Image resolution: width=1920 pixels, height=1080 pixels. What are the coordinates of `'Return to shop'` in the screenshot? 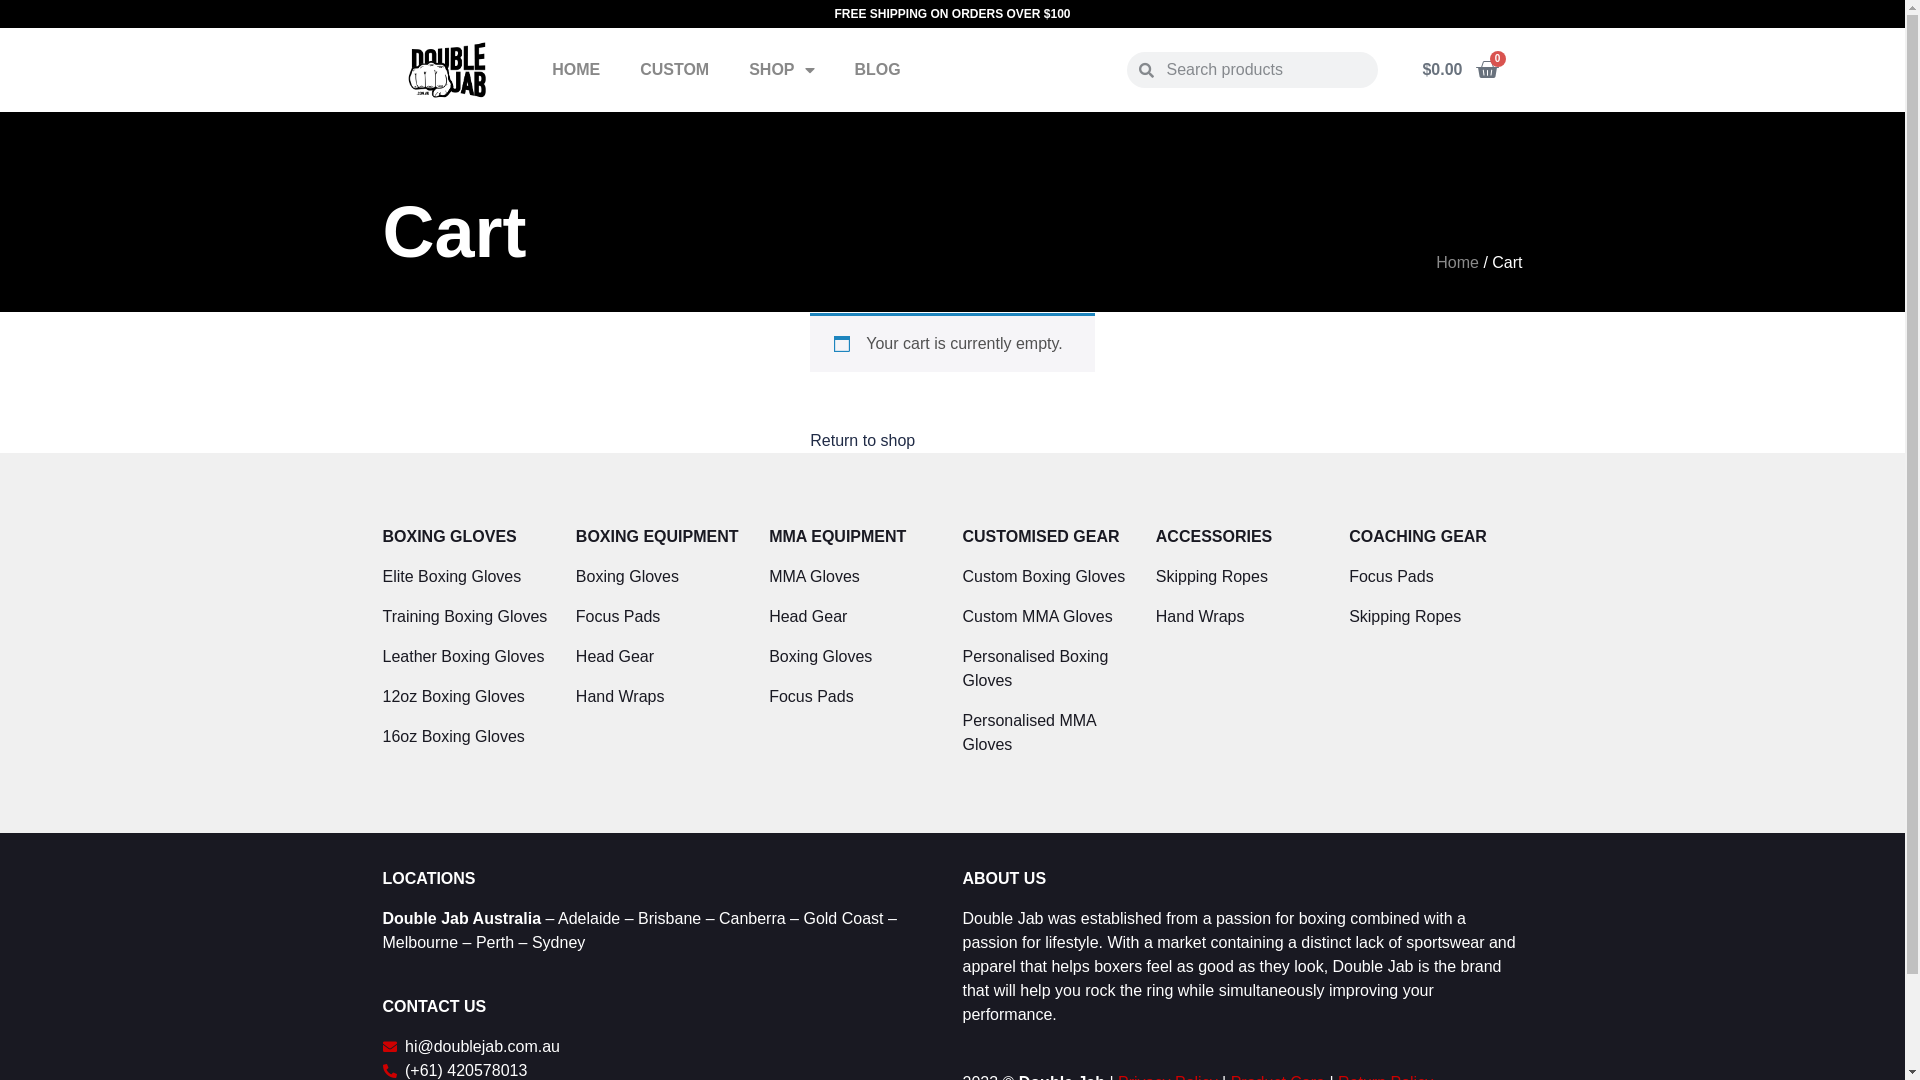 It's located at (862, 439).